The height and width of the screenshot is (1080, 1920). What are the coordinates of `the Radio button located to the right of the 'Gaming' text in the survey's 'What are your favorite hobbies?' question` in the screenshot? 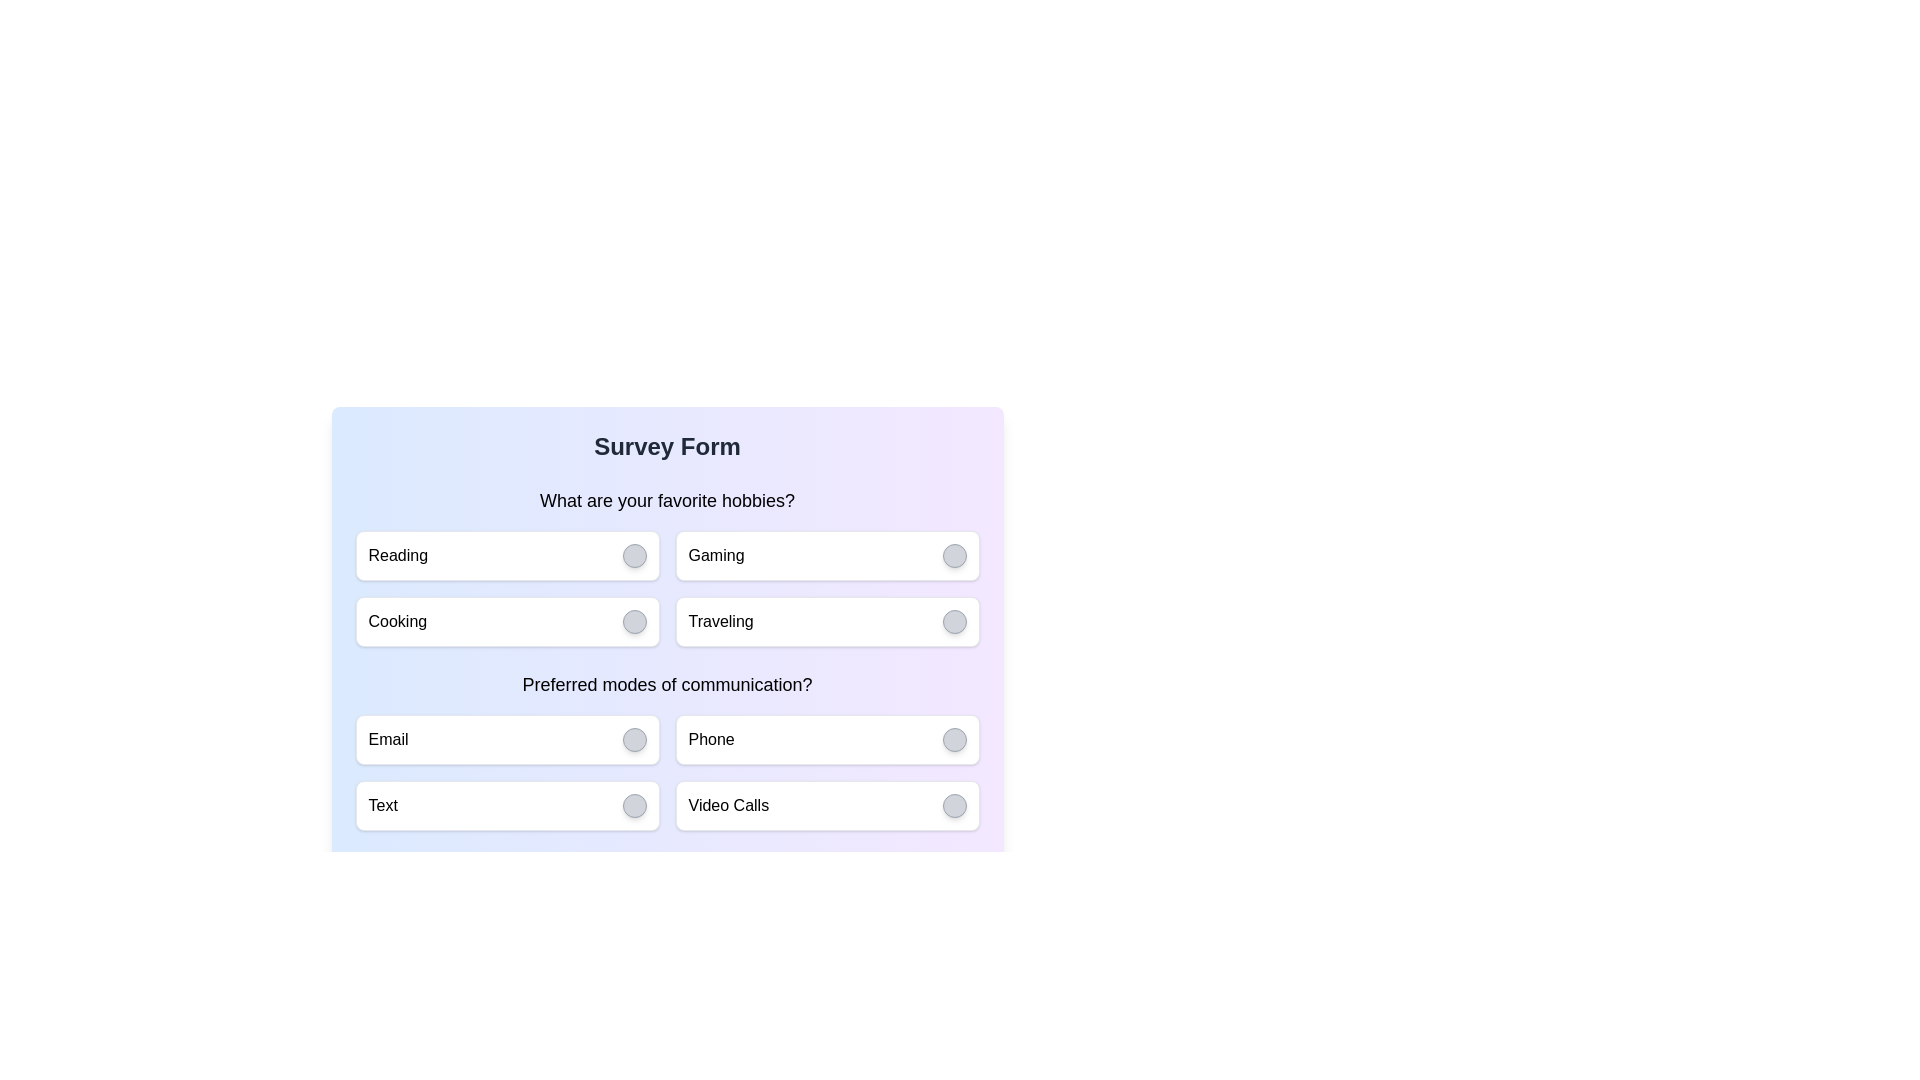 It's located at (953, 555).